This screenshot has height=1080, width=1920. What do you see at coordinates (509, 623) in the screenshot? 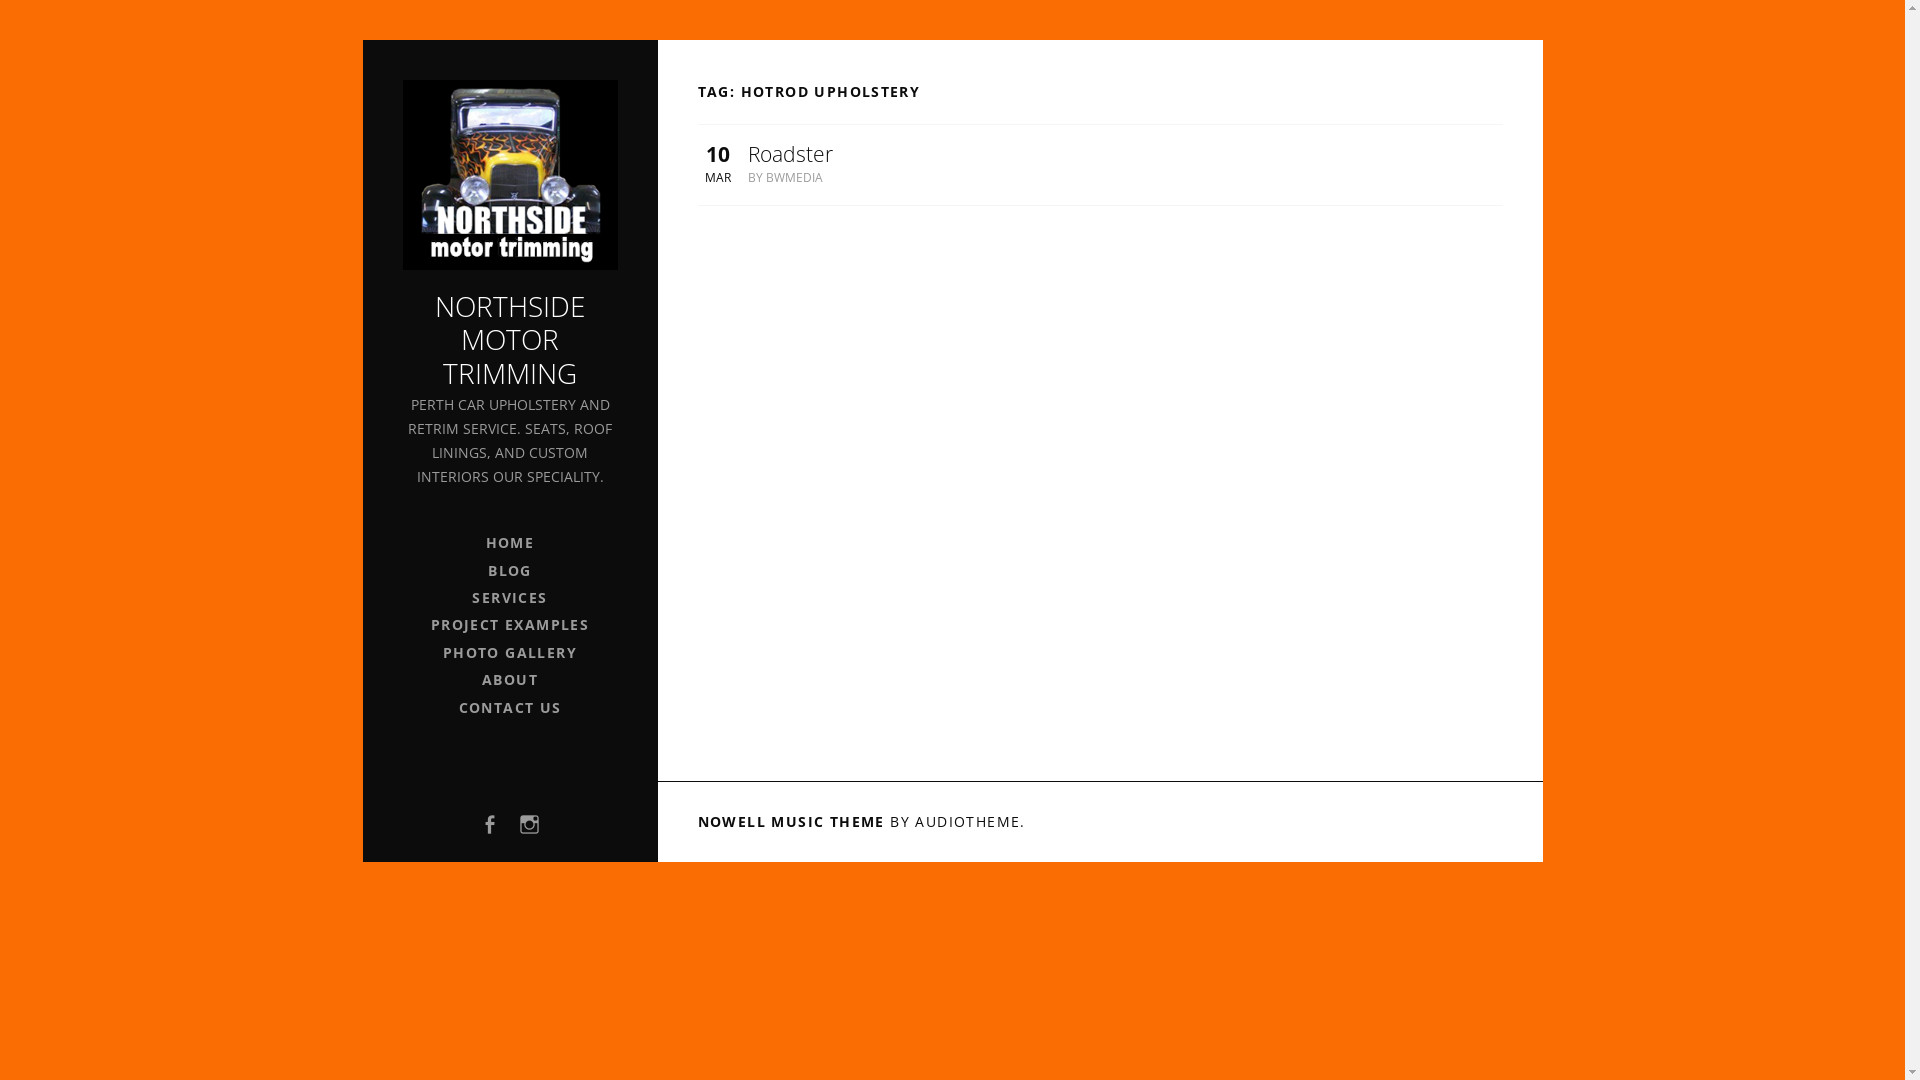
I see `'PROJECT EXAMPLES'` at bounding box center [509, 623].